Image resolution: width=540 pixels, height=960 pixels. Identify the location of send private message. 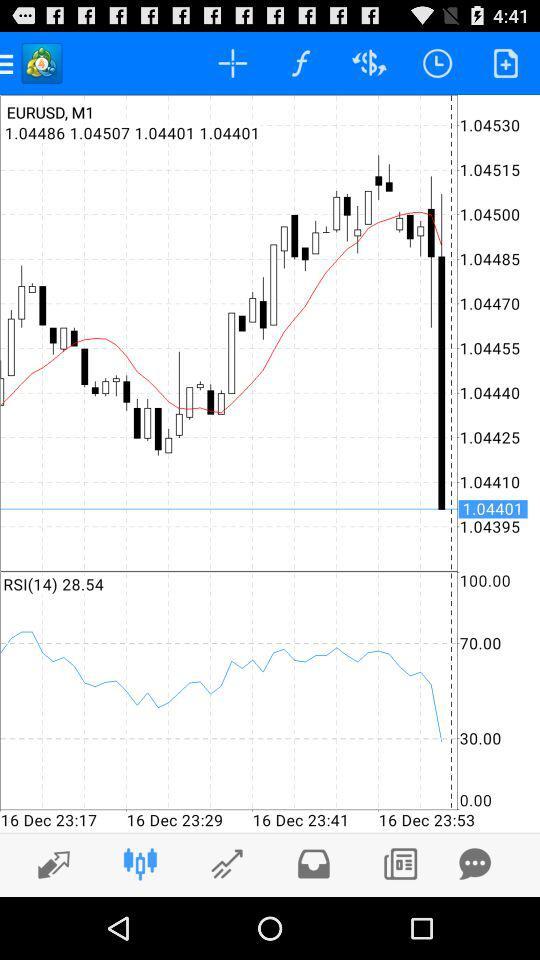
(474, 863).